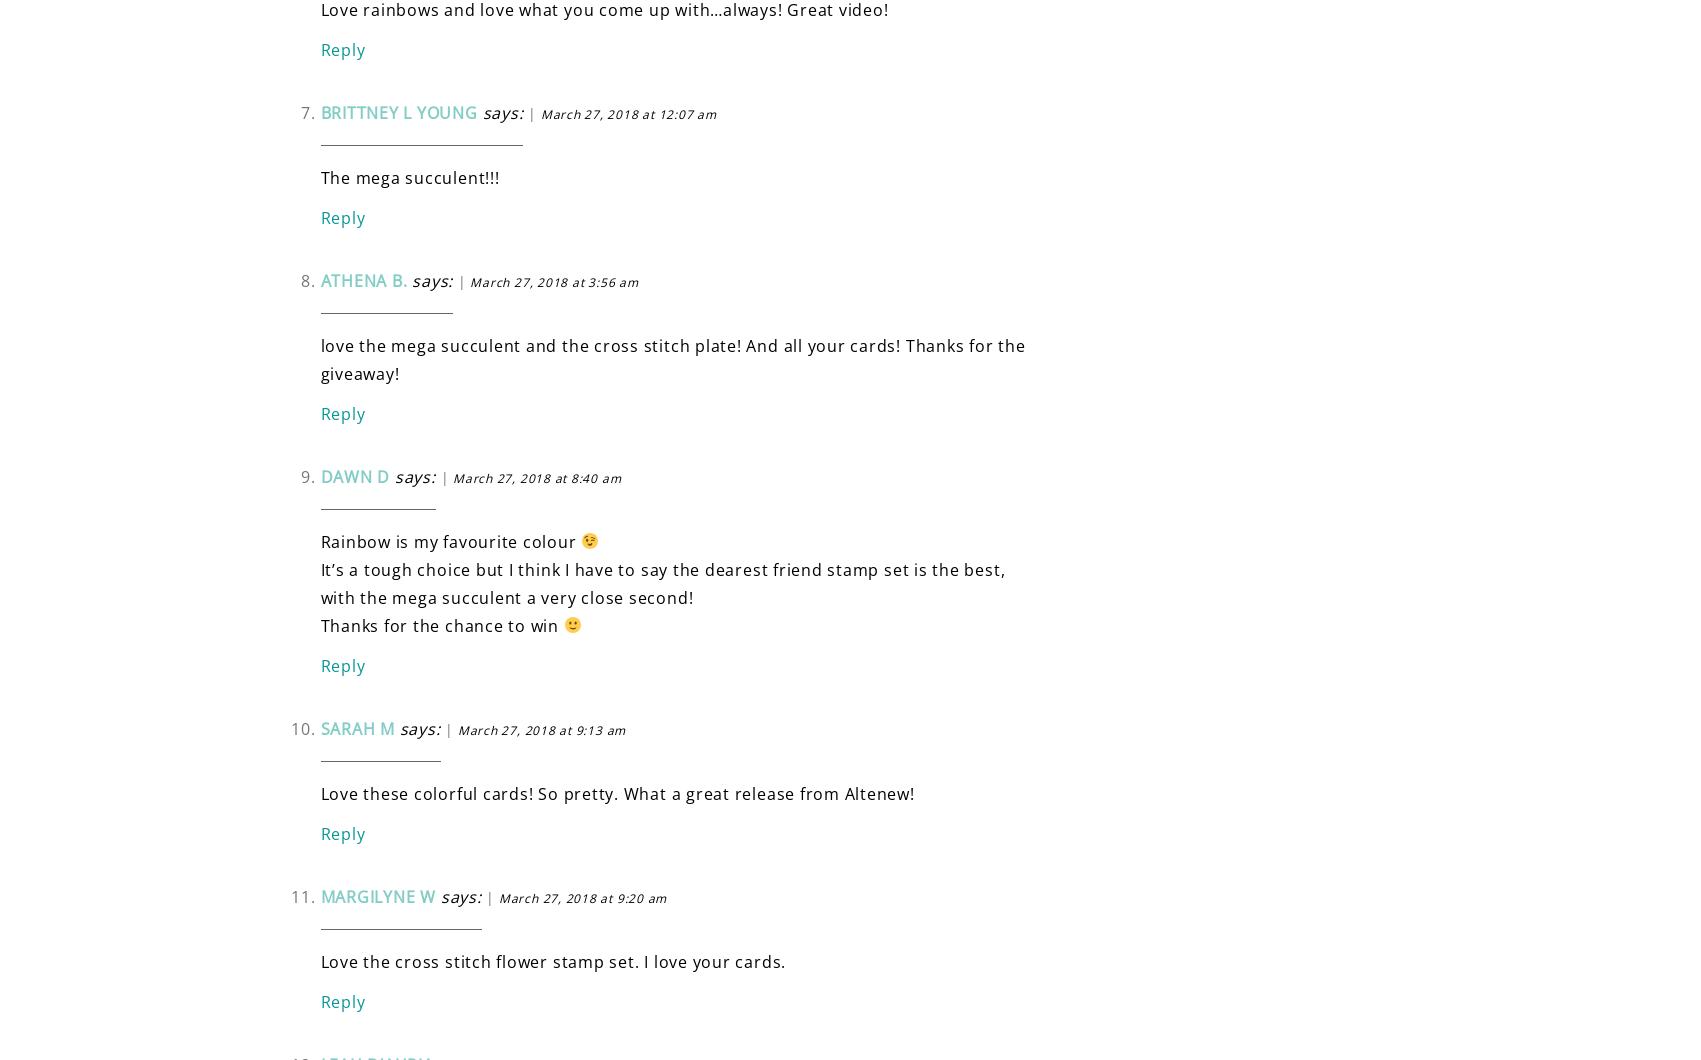 This screenshot has width=1701, height=1060. I want to click on 'Sarah M', so click(357, 727).